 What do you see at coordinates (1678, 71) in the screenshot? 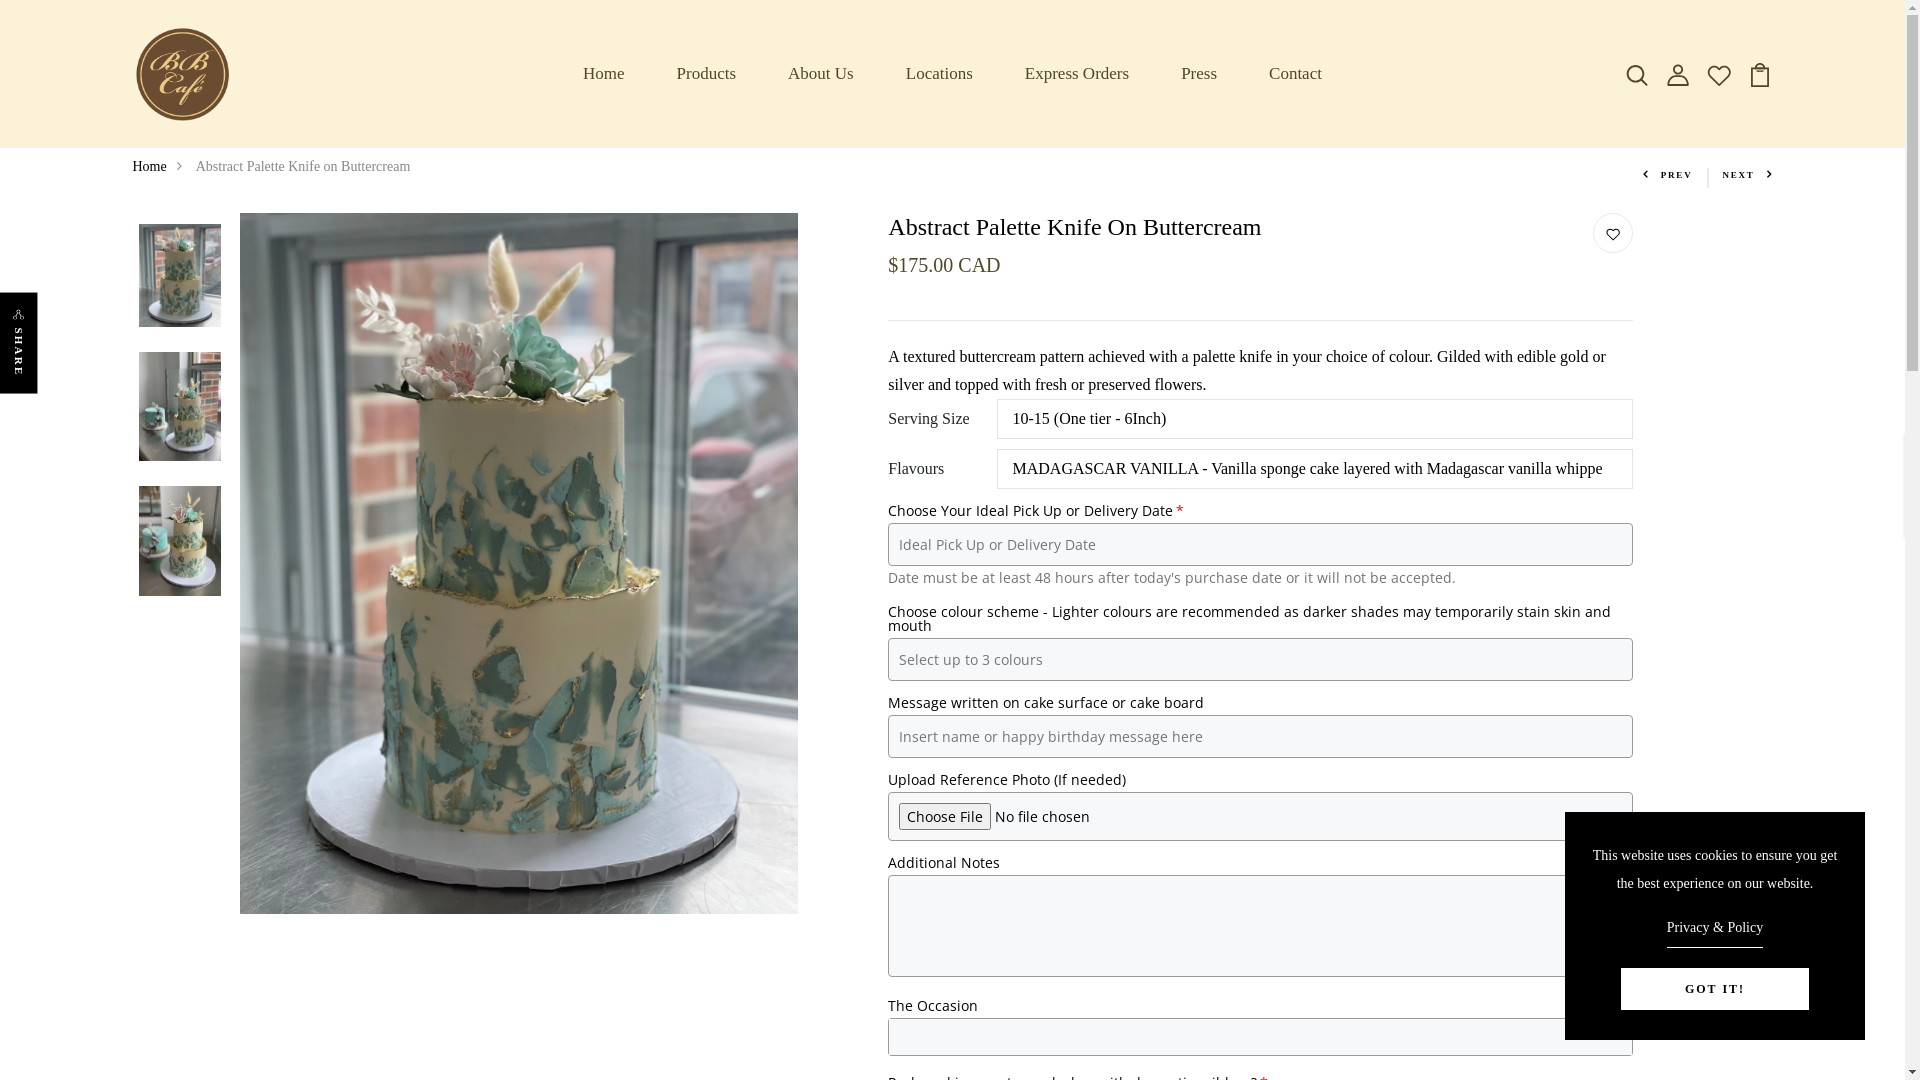
I see `'image/svg+xml'` at bounding box center [1678, 71].